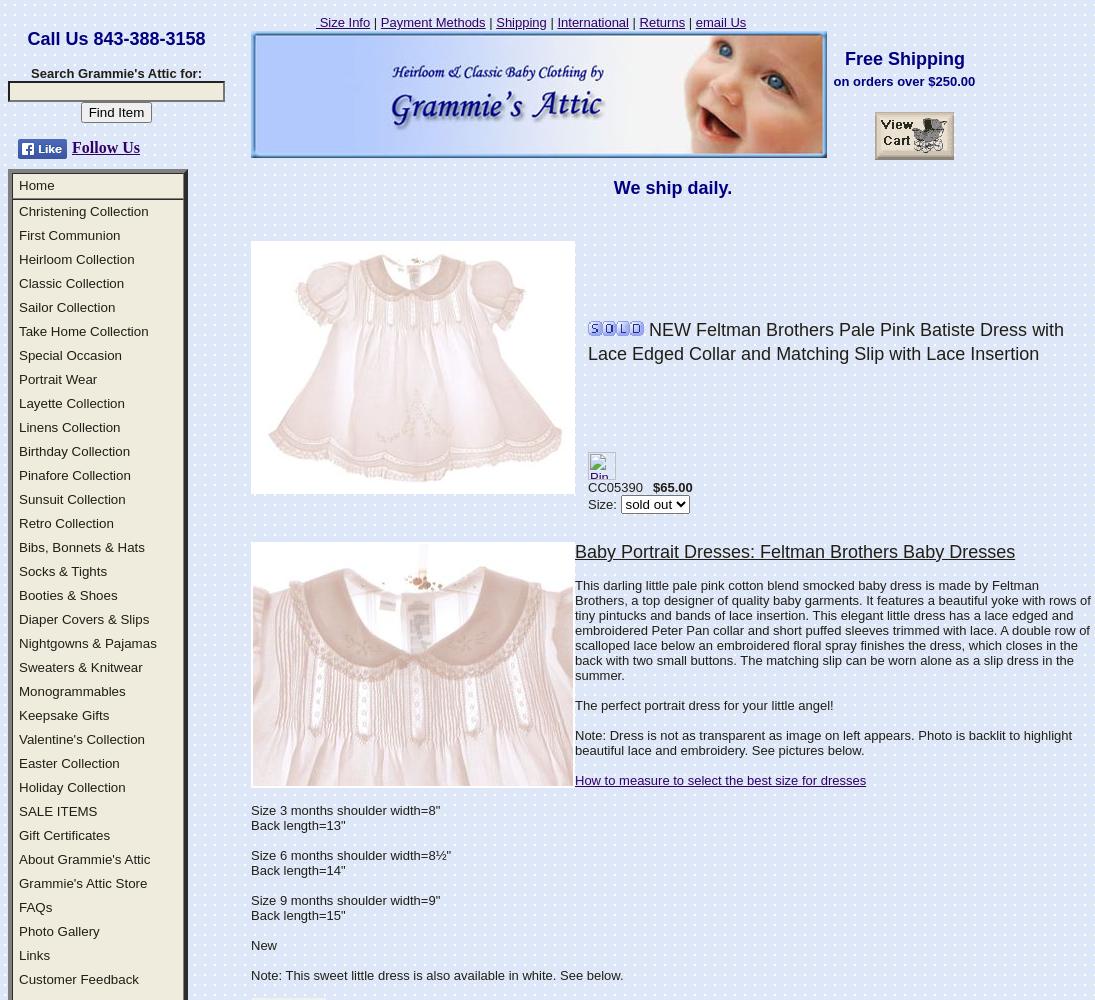  I want to click on 'Payment Methods', so click(431, 22).